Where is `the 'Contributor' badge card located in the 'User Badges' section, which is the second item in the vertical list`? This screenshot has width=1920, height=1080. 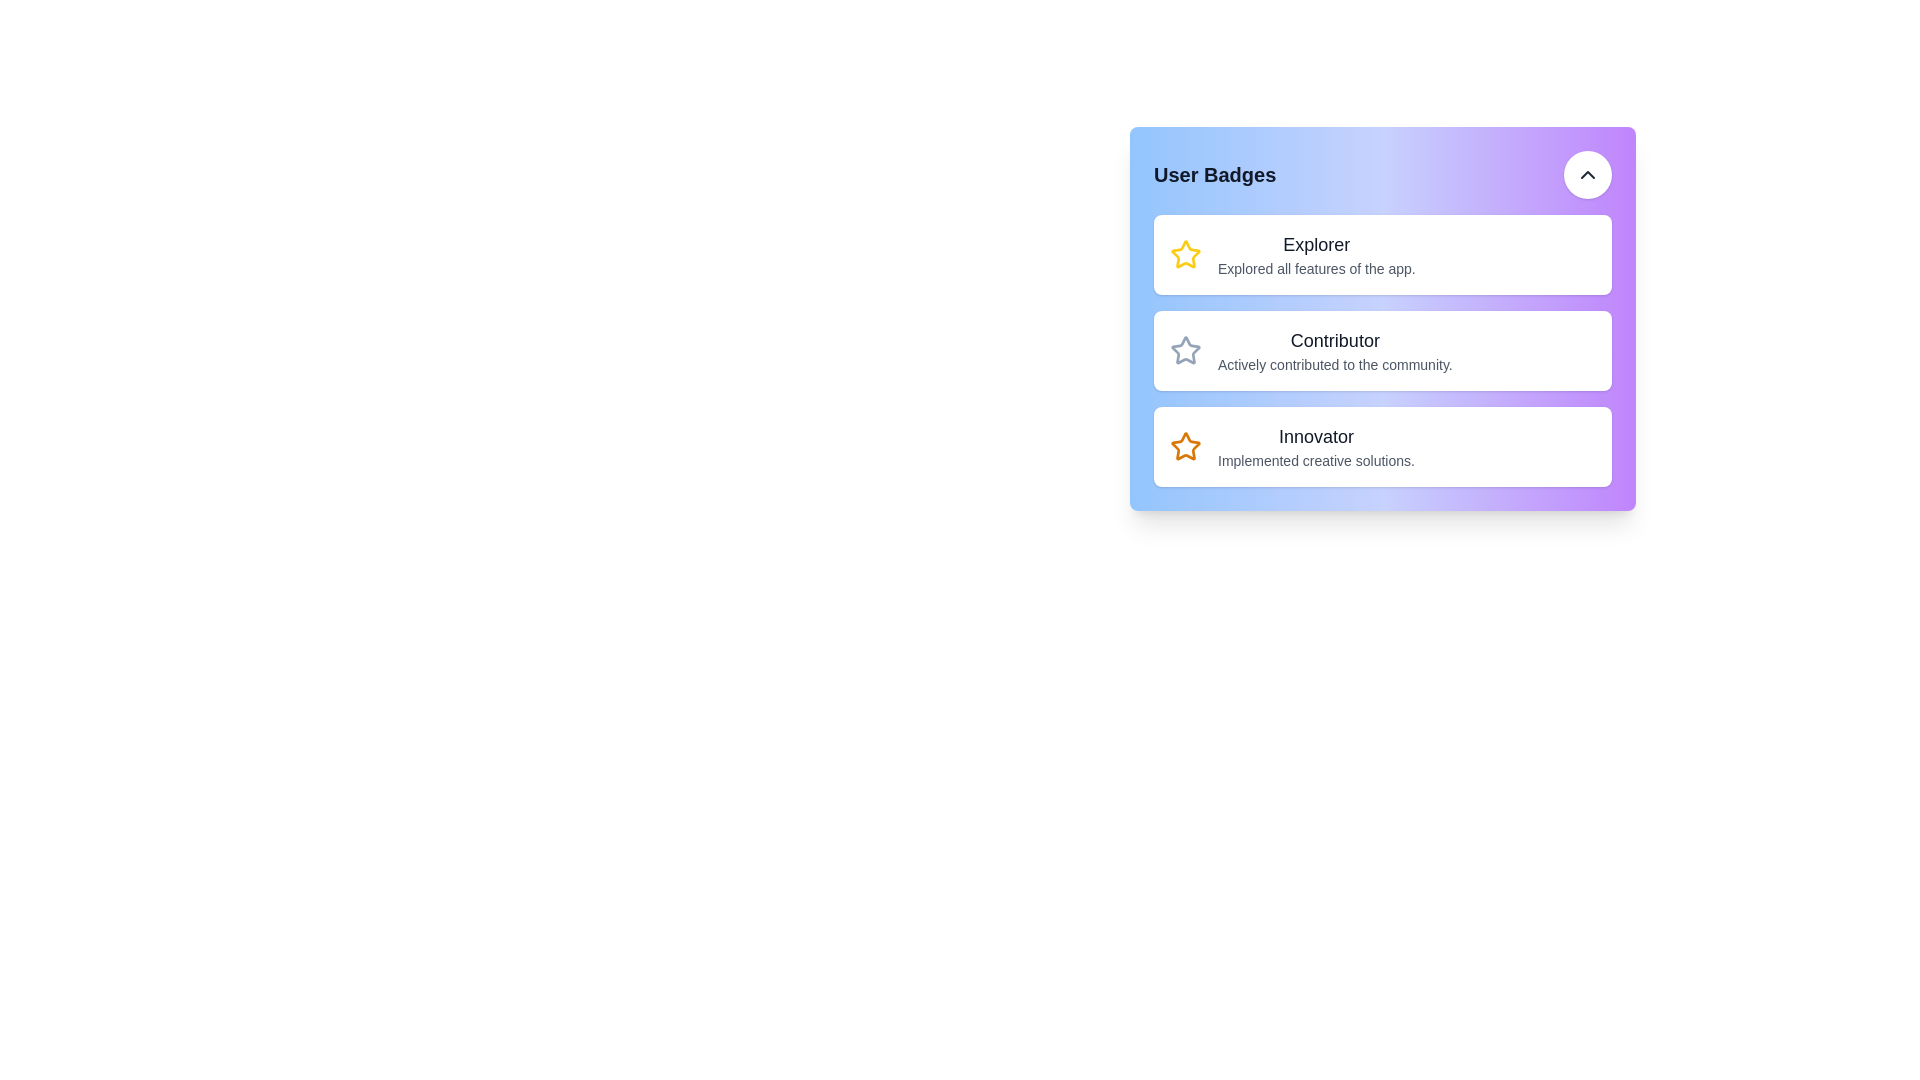 the 'Contributor' badge card located in the 'User Badges' section, which is the second item in the vertical list is located at coordinates (1381, 318).